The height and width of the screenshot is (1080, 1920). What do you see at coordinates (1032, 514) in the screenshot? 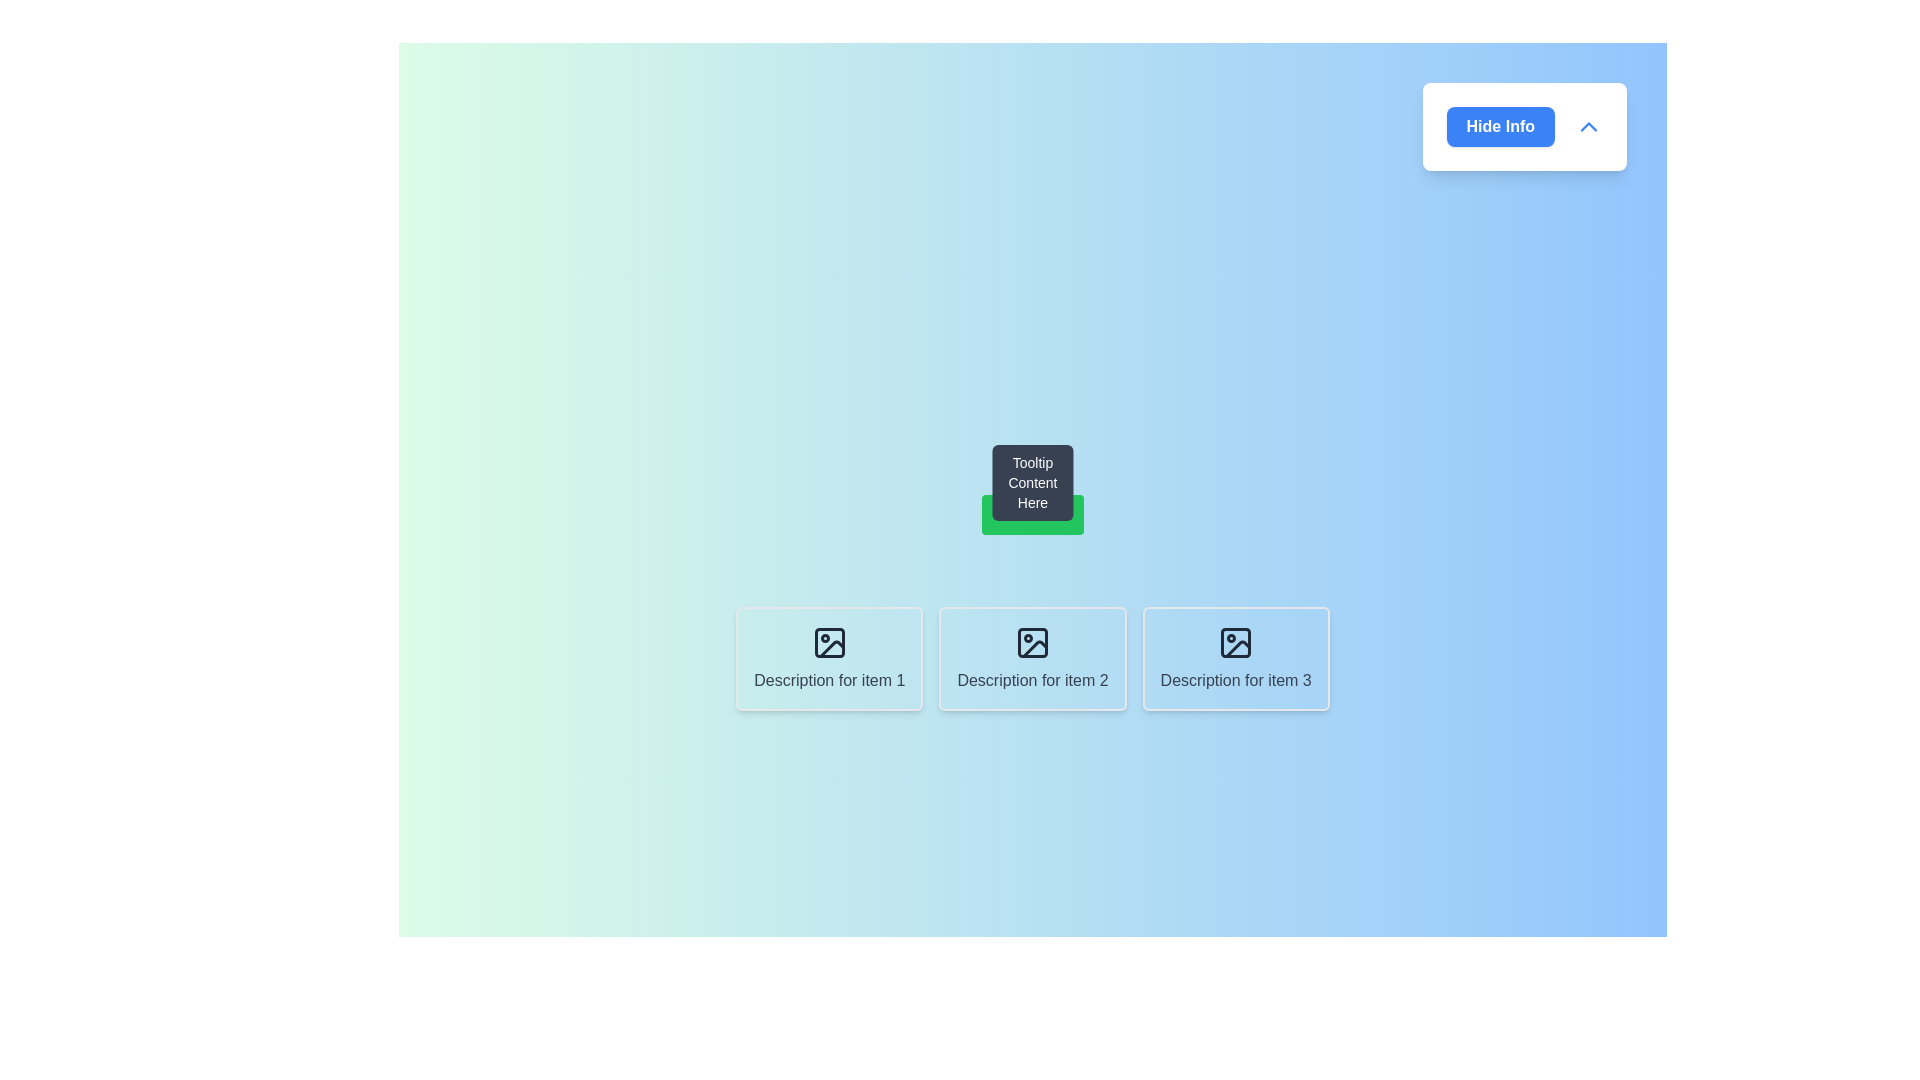
I see `the standalone button located in the central upper part of the interface` at bounding box center [1032, 514].